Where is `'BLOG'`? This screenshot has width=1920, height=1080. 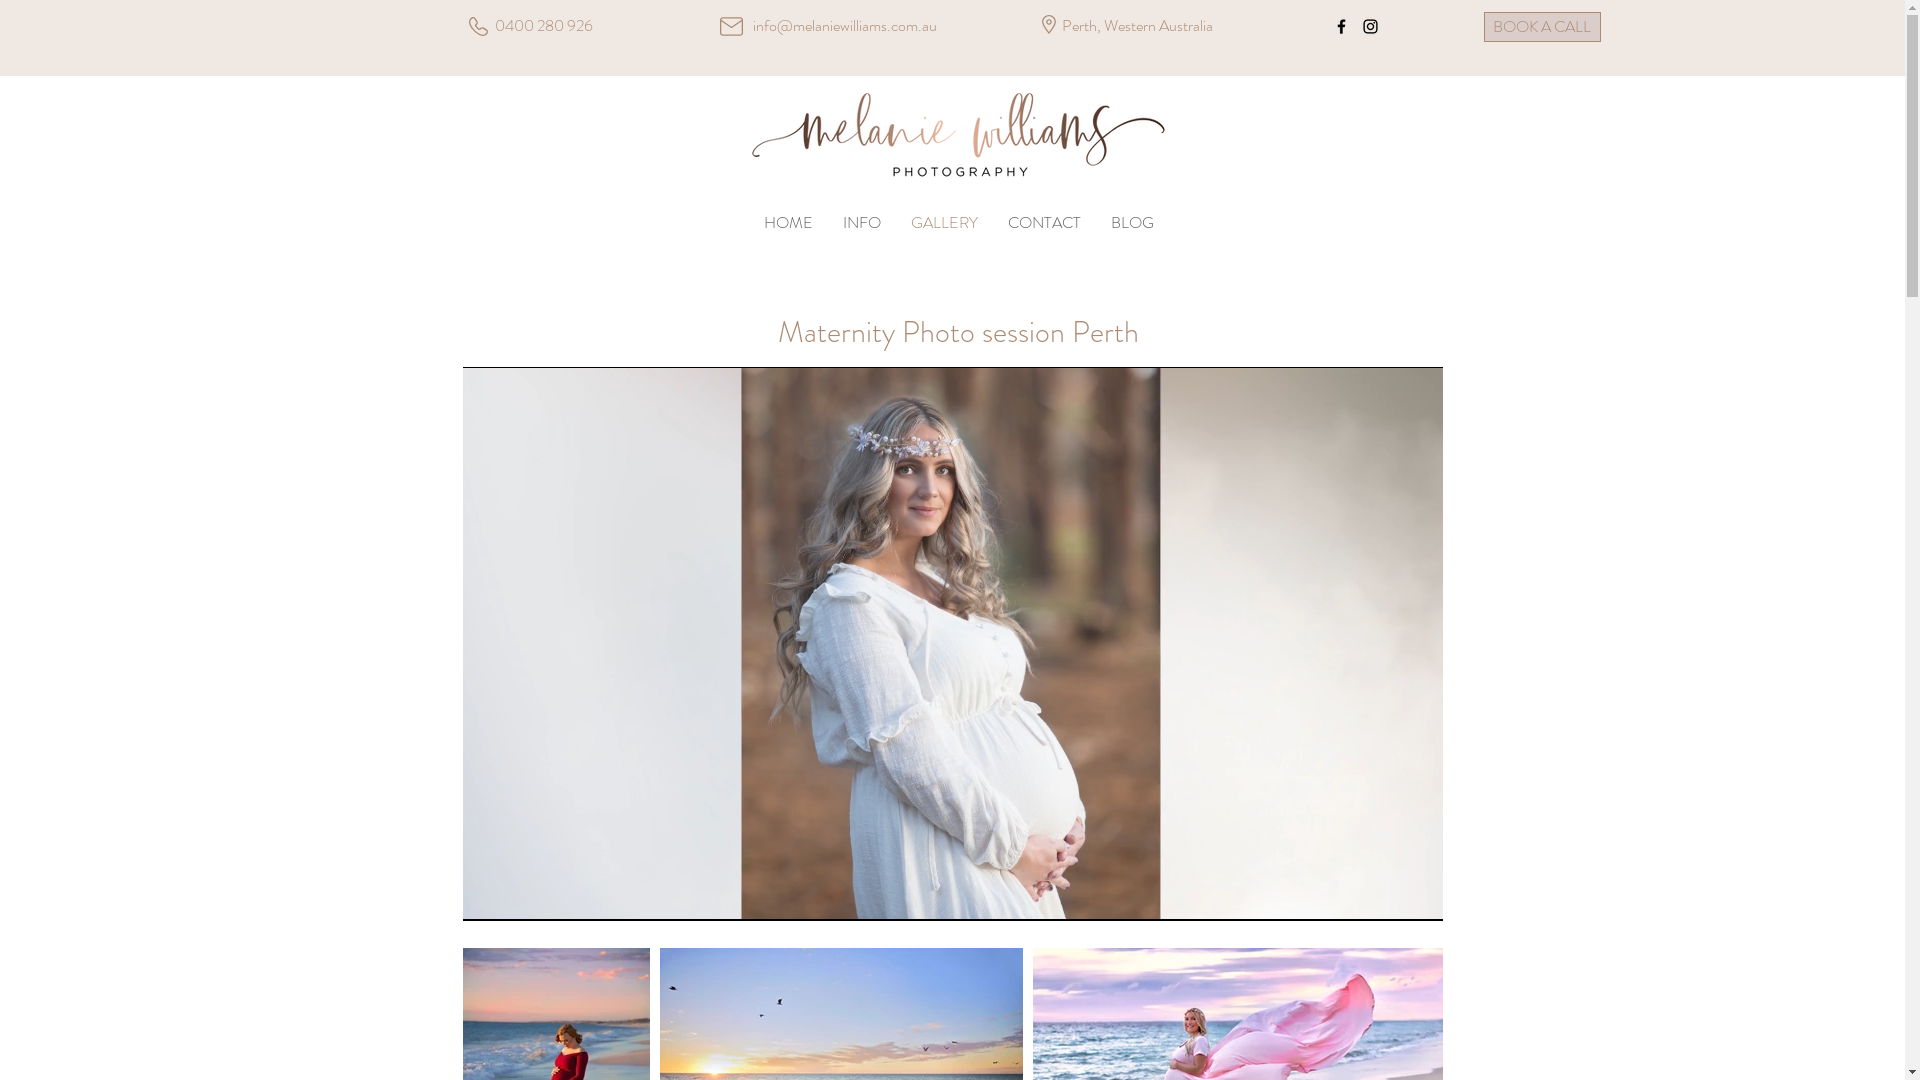
'BLOG' is located at coordinates (1094, 223).